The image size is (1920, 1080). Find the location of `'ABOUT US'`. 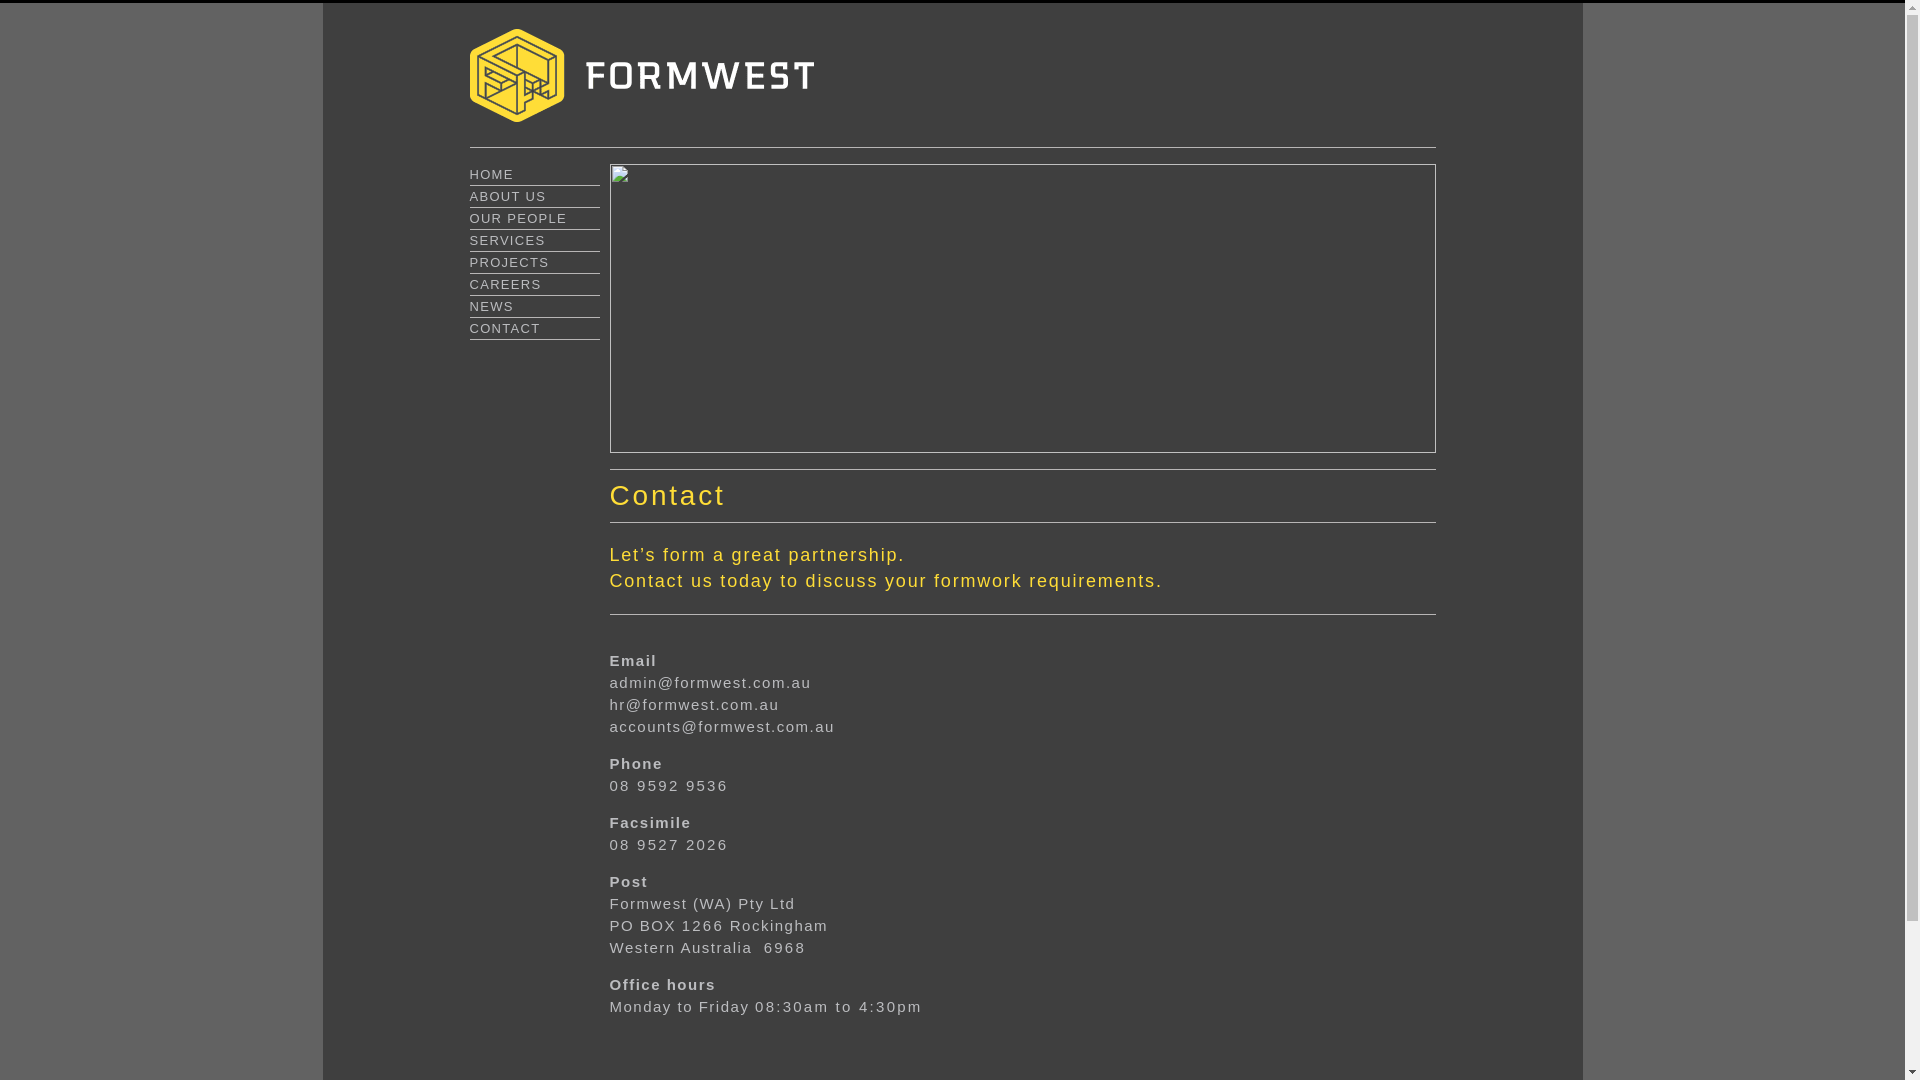

'ABOUT US' is located at coordinates (508, 193).